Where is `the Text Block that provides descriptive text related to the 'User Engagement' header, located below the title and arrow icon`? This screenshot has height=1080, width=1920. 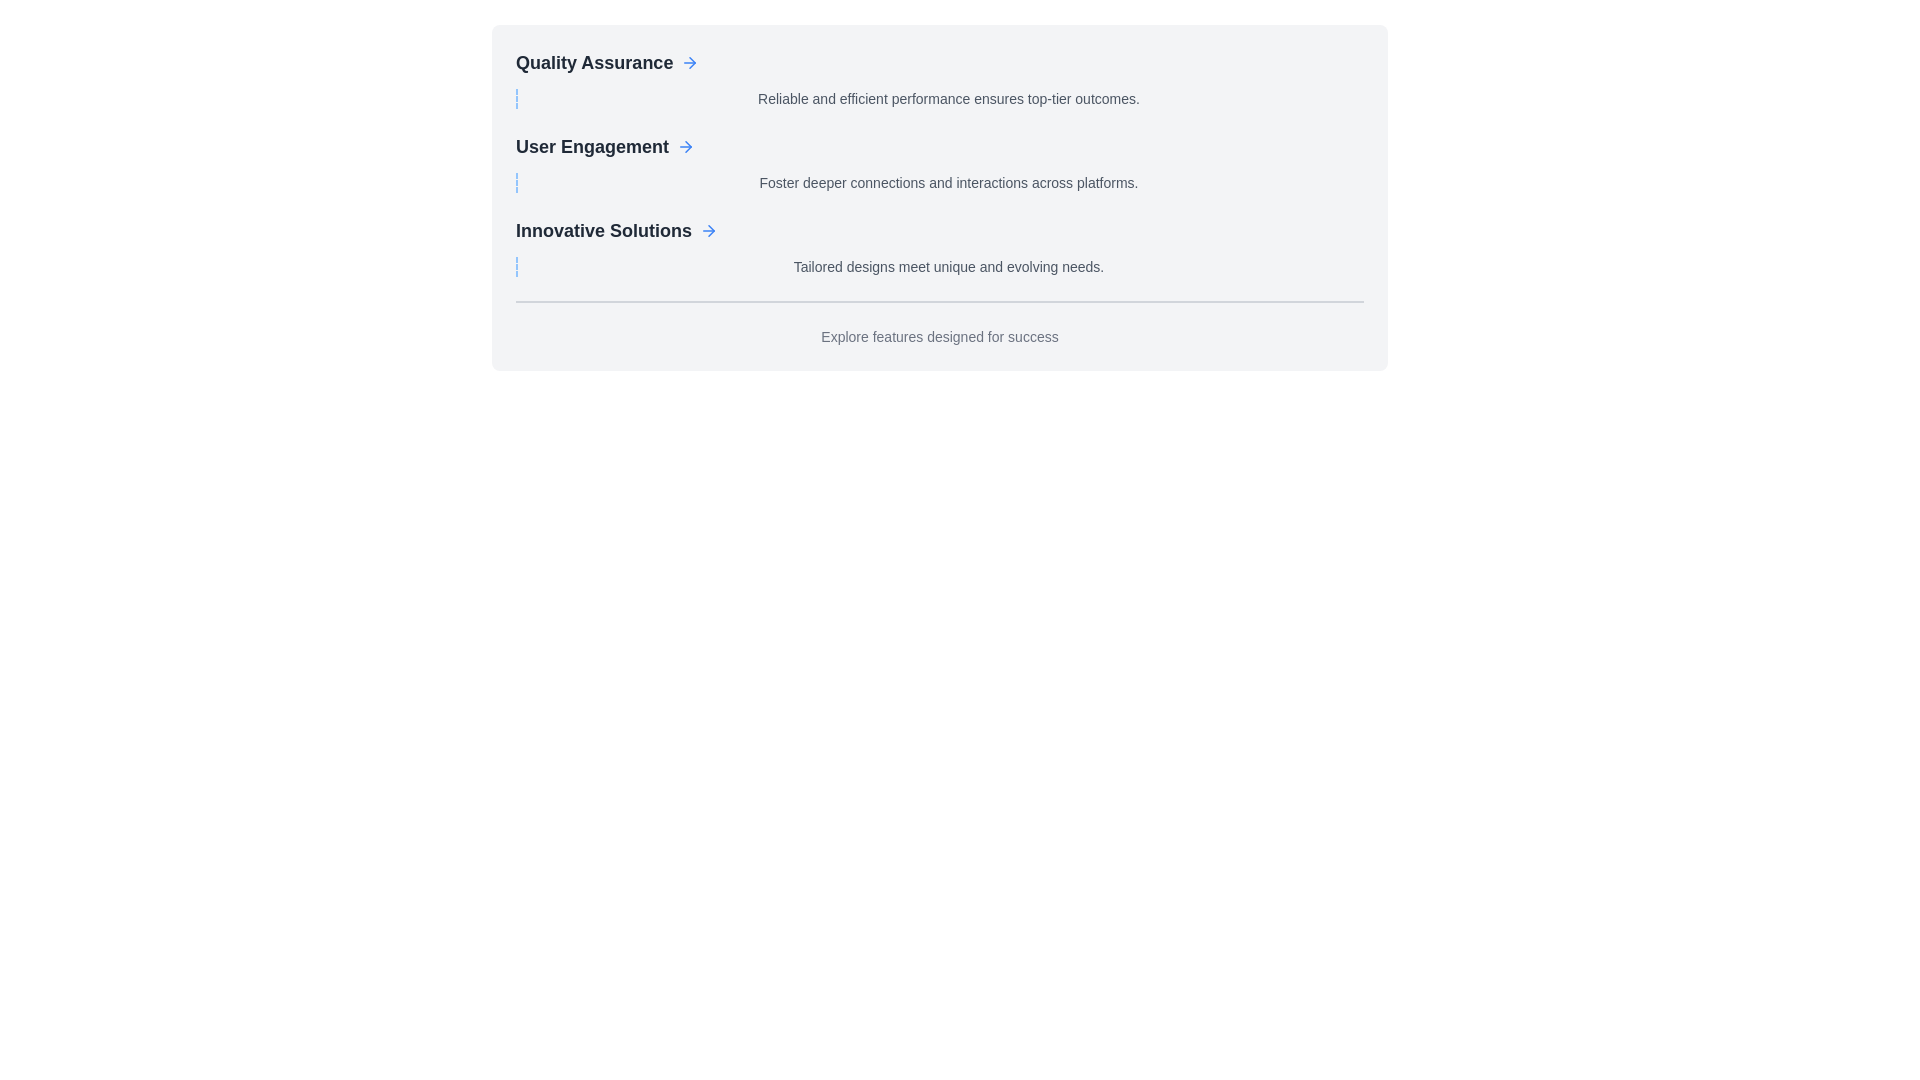
the Text Block that provides descriptive text related to the 'User Engagement' header, located below the title and arrow icon is located at coordinates (939, 182).